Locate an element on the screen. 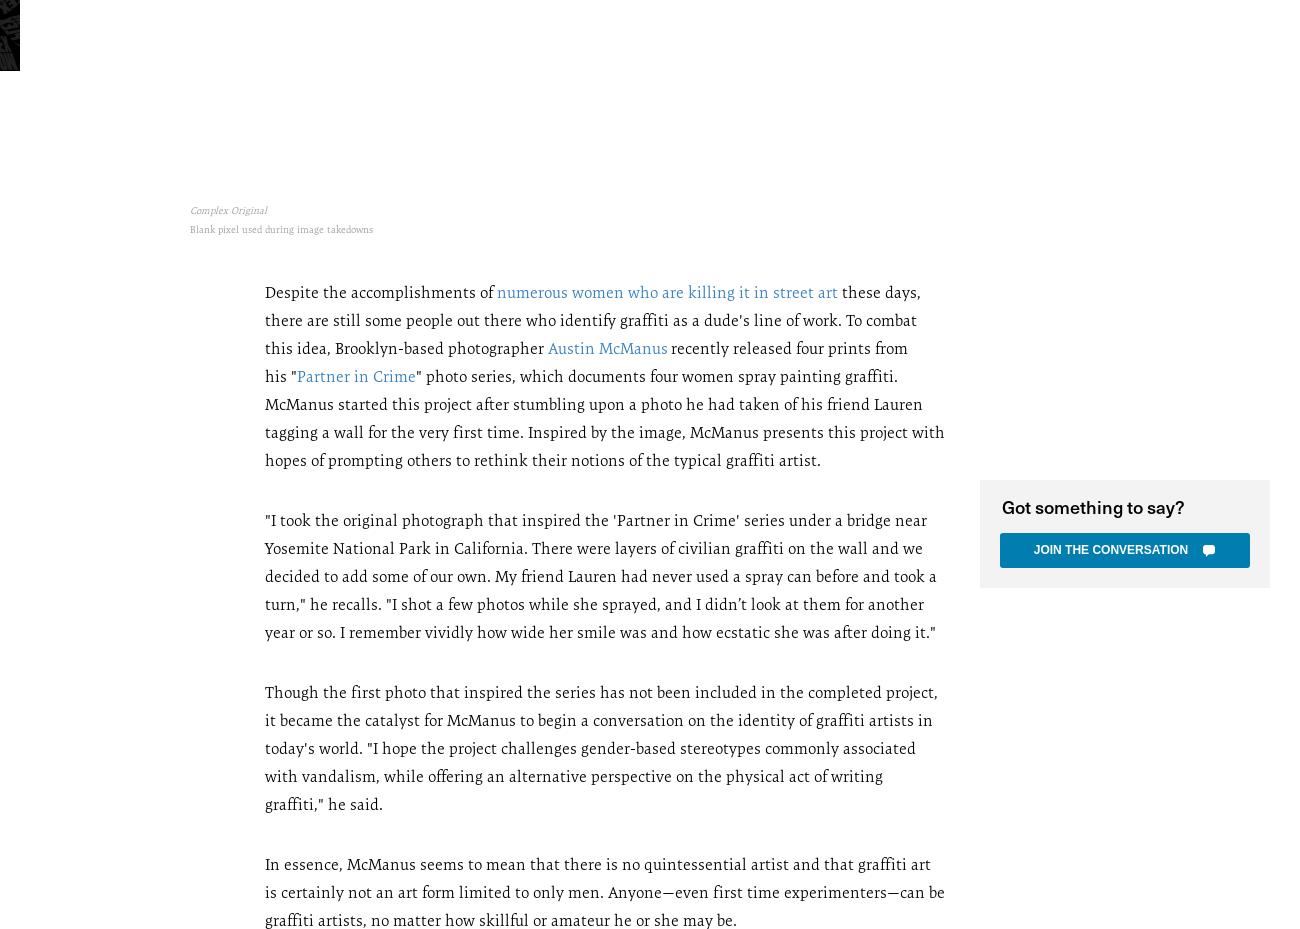 The height and width of the screenshot is (929, 1300). 'JOIN THE CONVERSATION' is located at coordinates (1109, 549).